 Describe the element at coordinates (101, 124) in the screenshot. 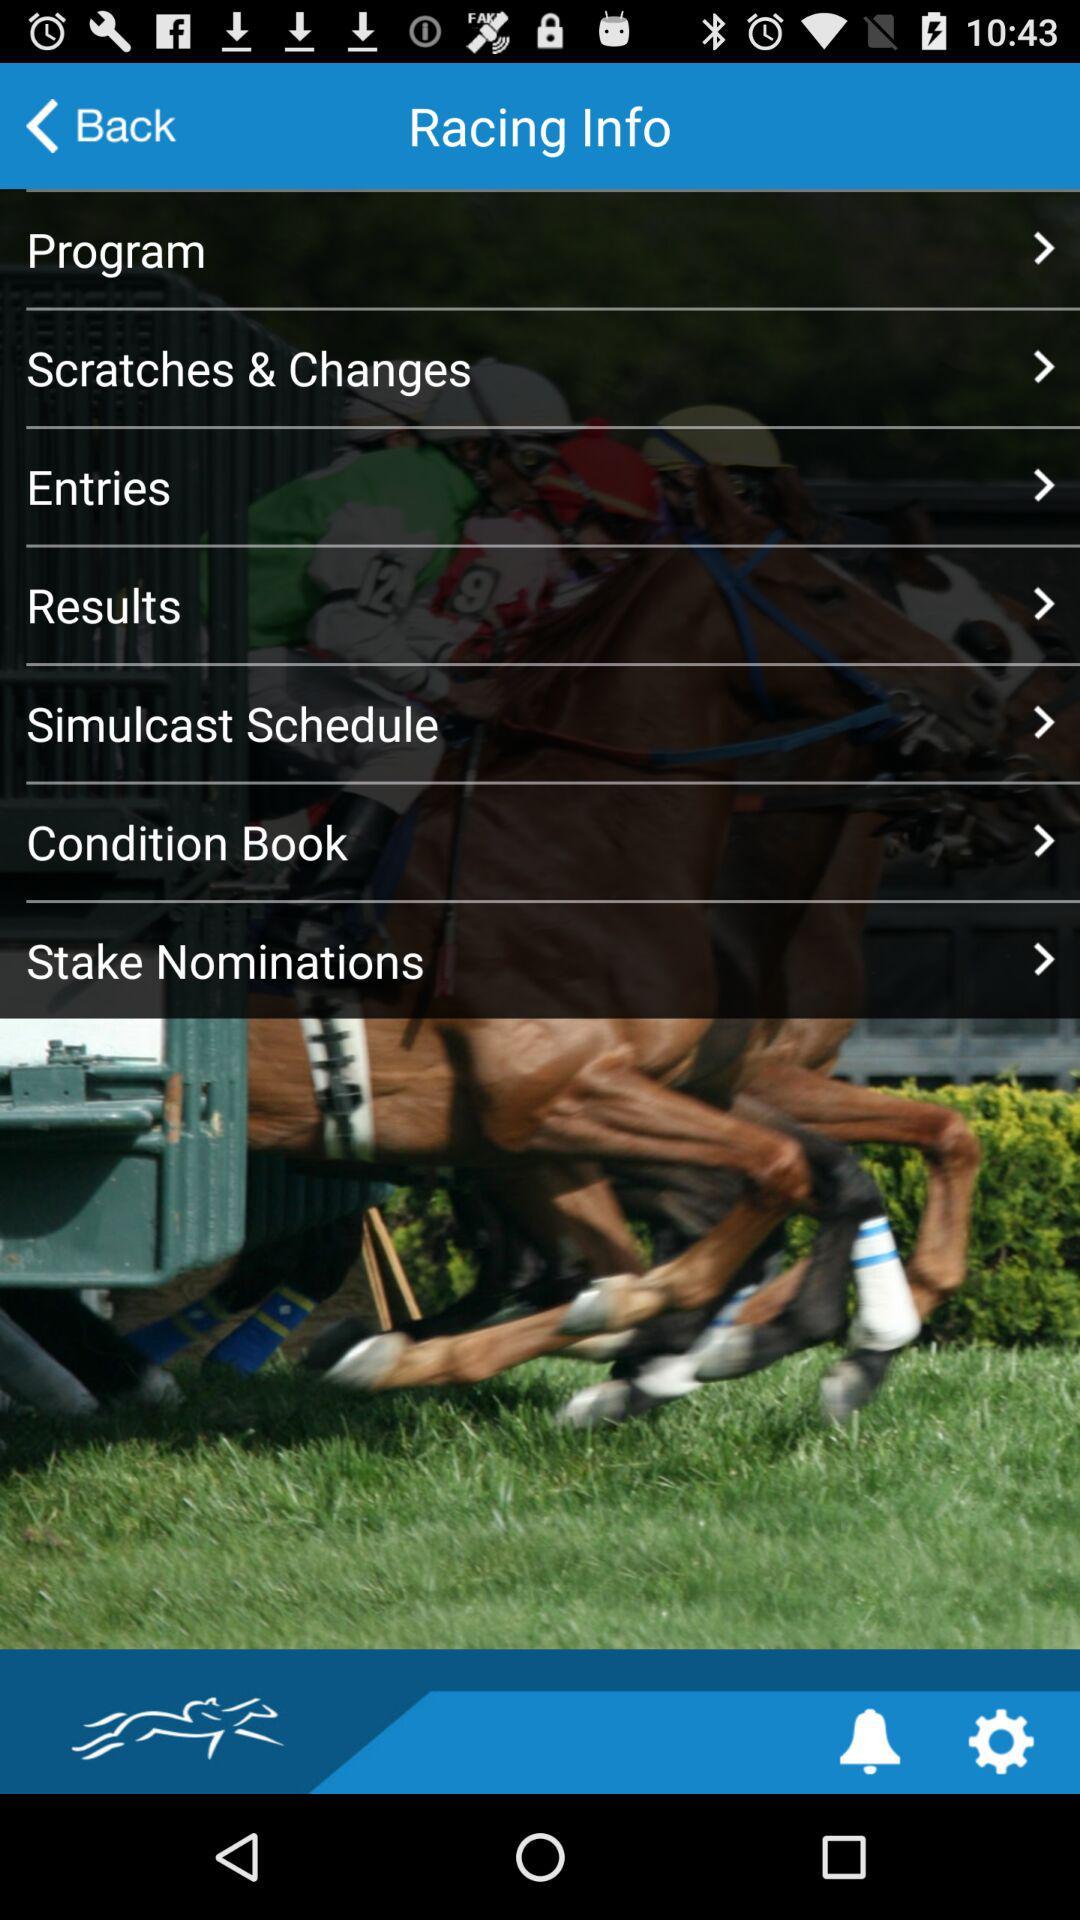

I see `go back` at that location.